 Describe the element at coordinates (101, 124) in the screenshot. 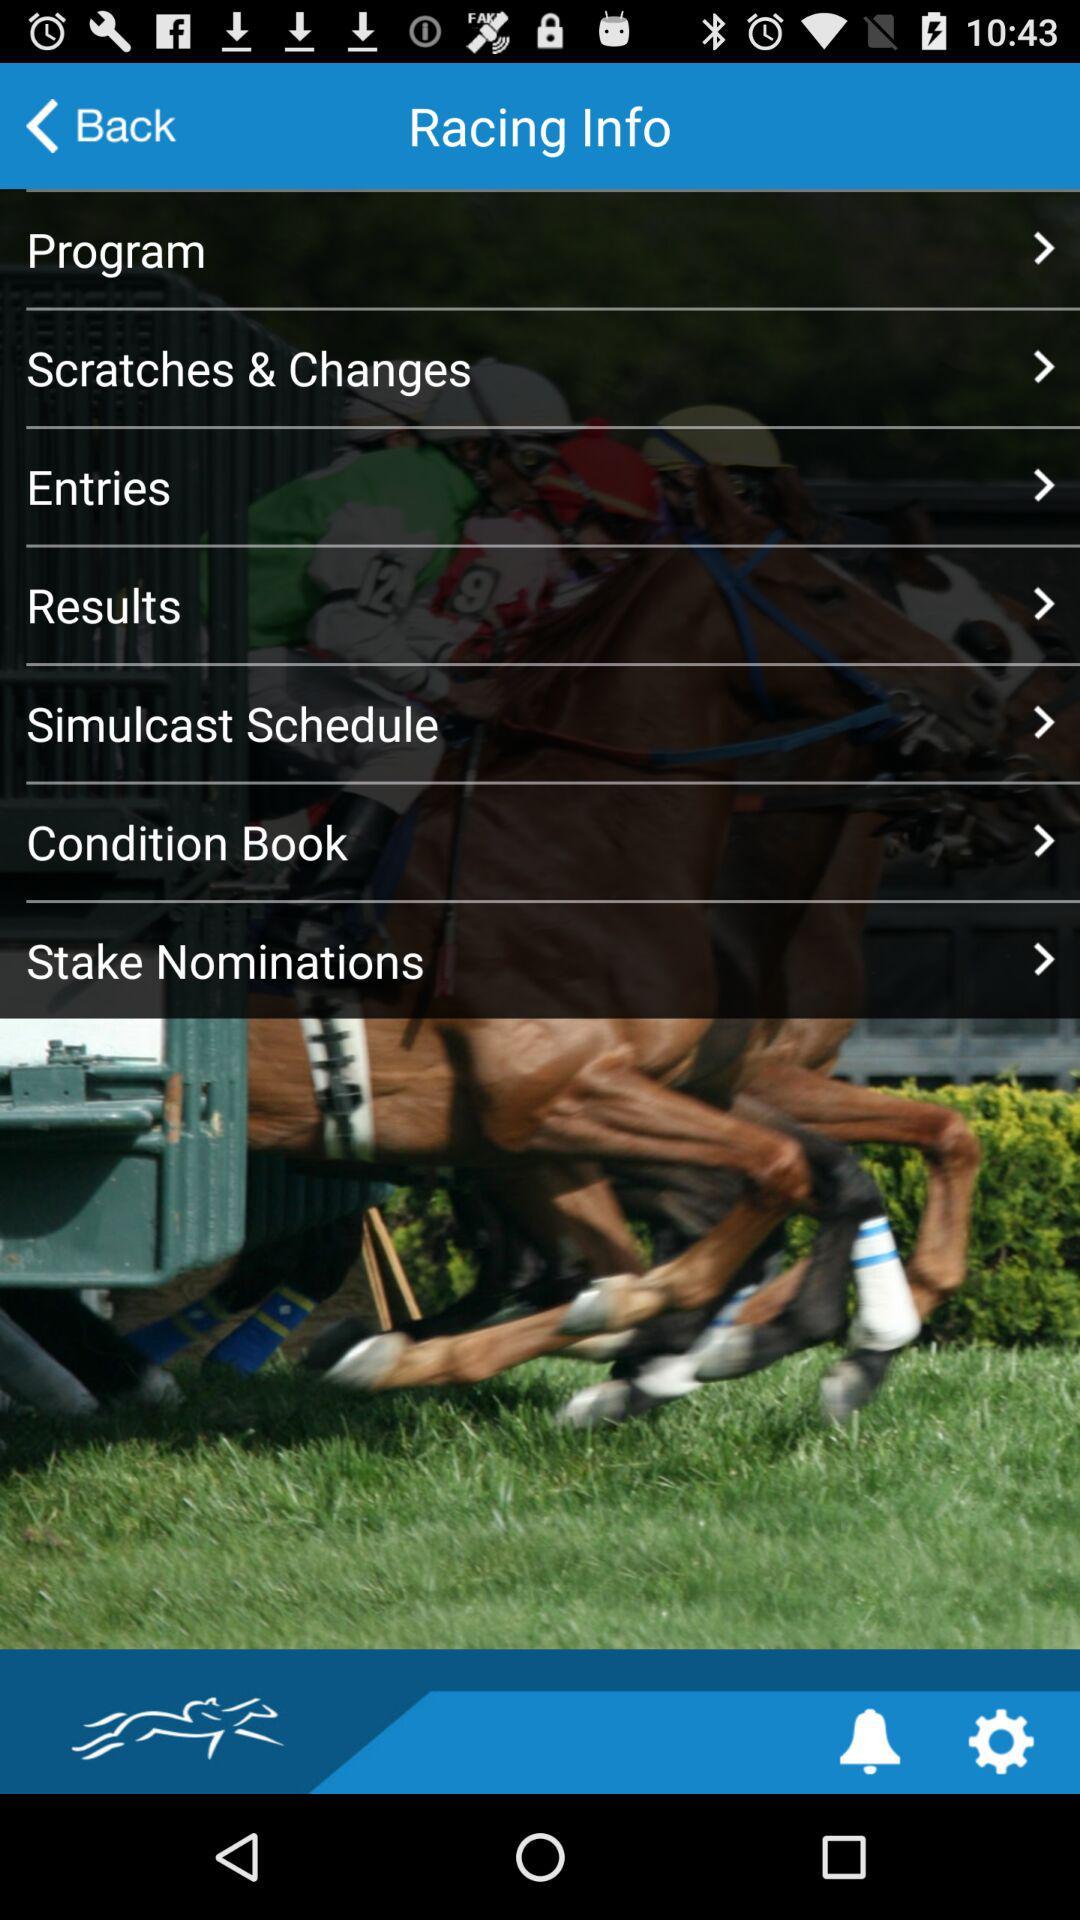

I see `go back` at that location.